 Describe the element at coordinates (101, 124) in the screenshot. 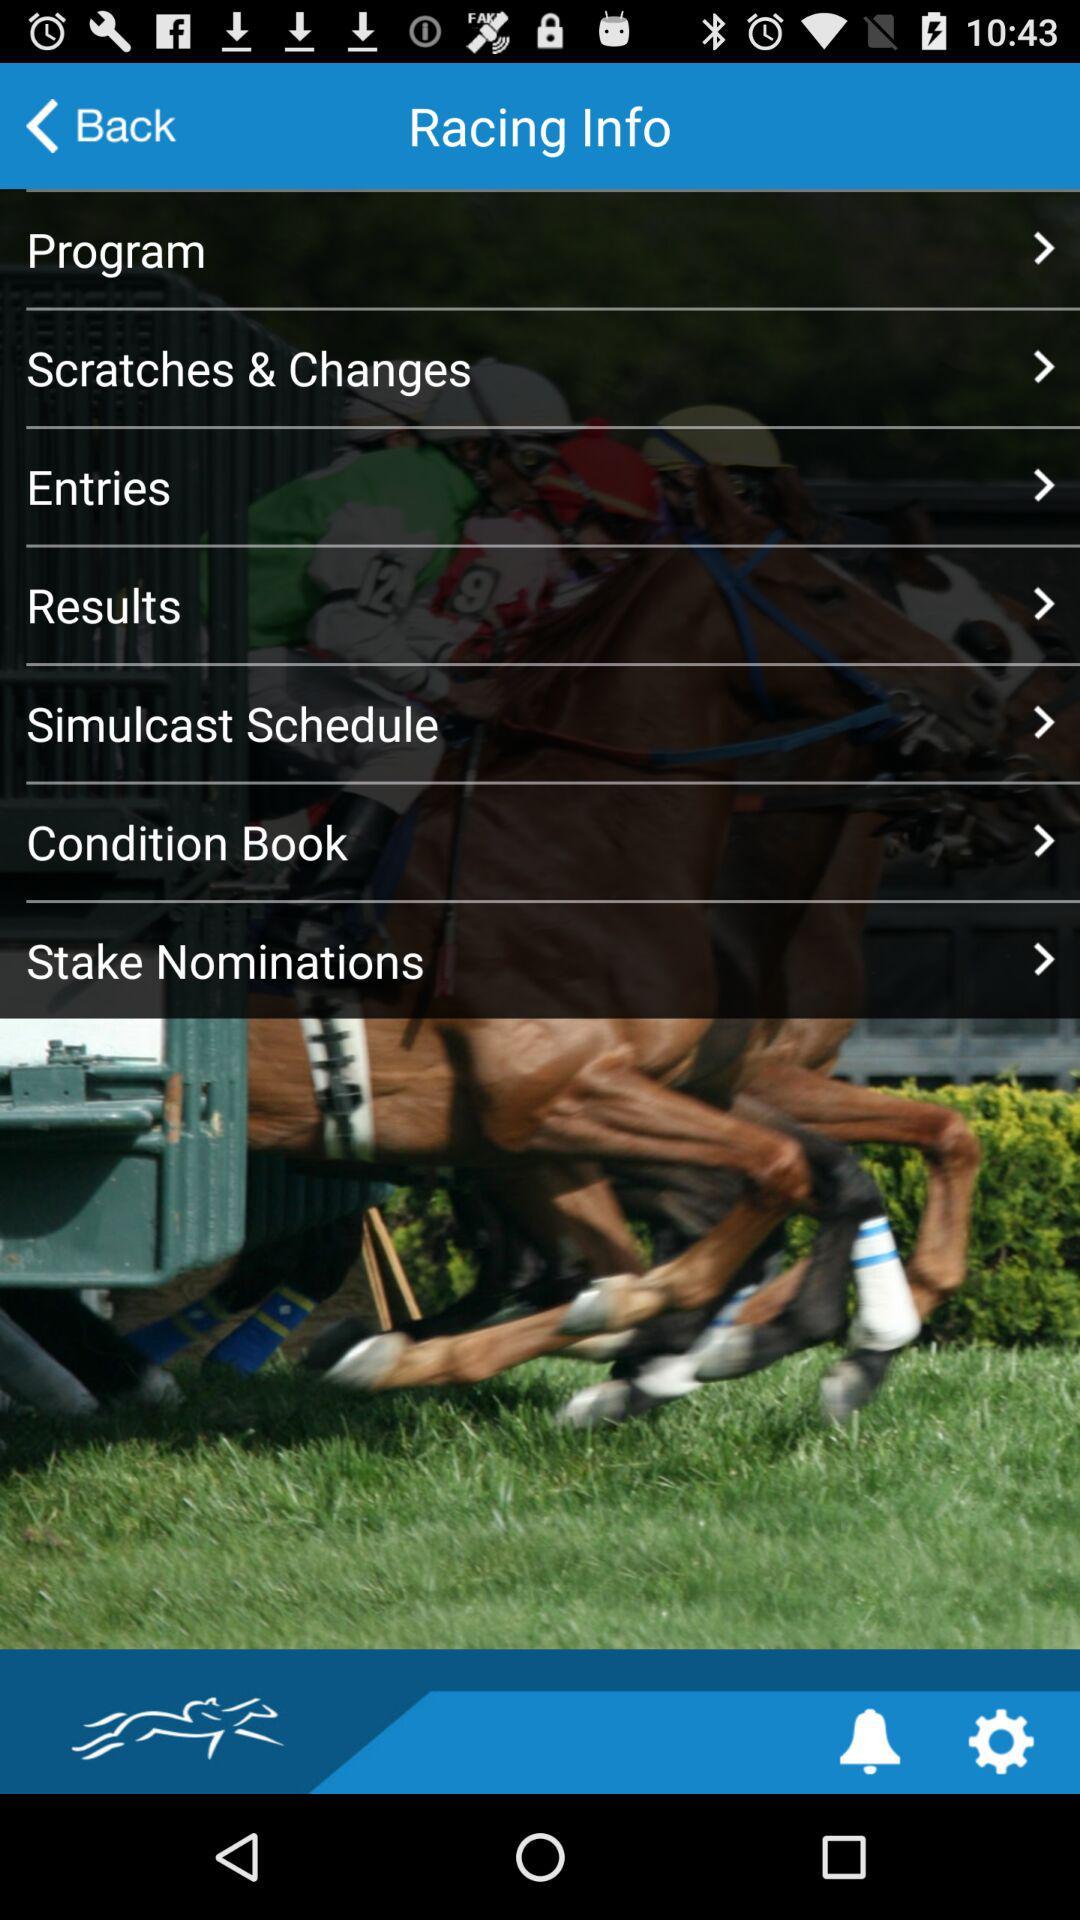

I see `go back` at that location.